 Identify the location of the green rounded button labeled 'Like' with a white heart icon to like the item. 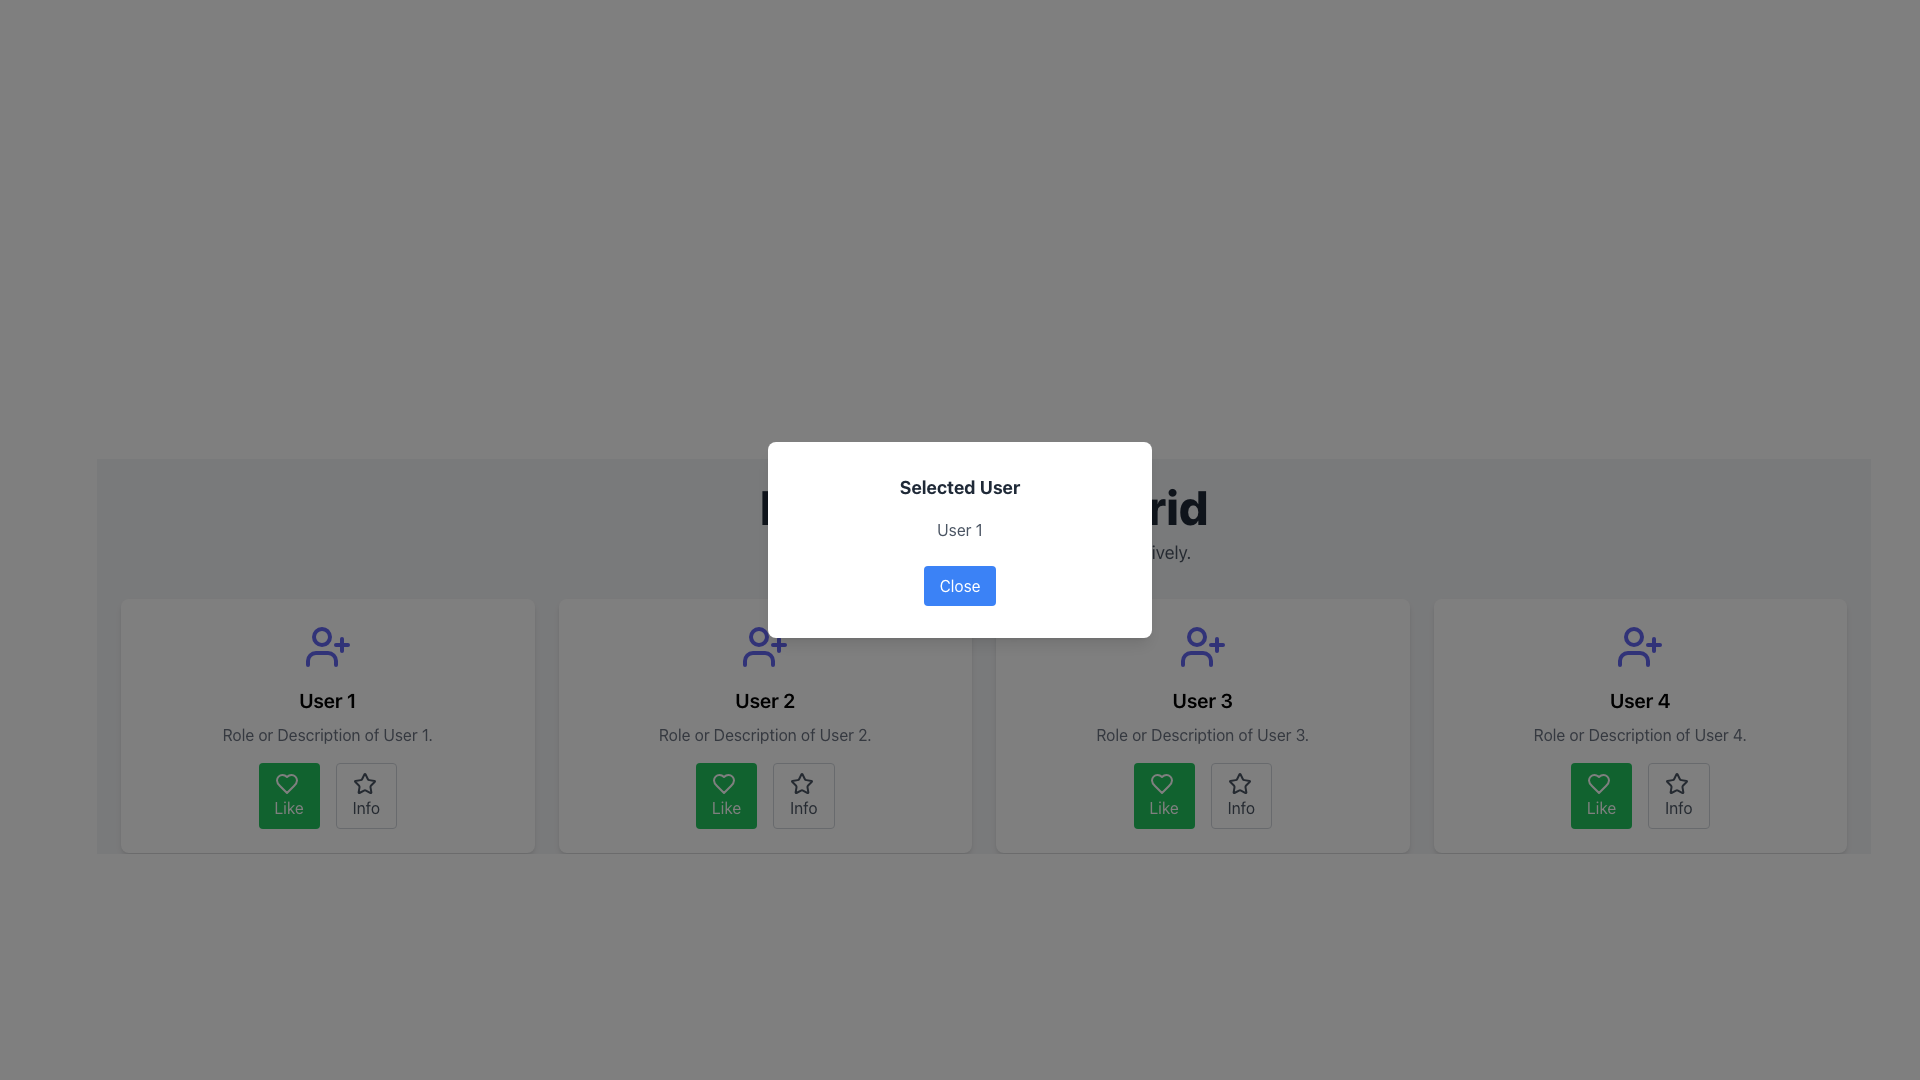
(288, 794).